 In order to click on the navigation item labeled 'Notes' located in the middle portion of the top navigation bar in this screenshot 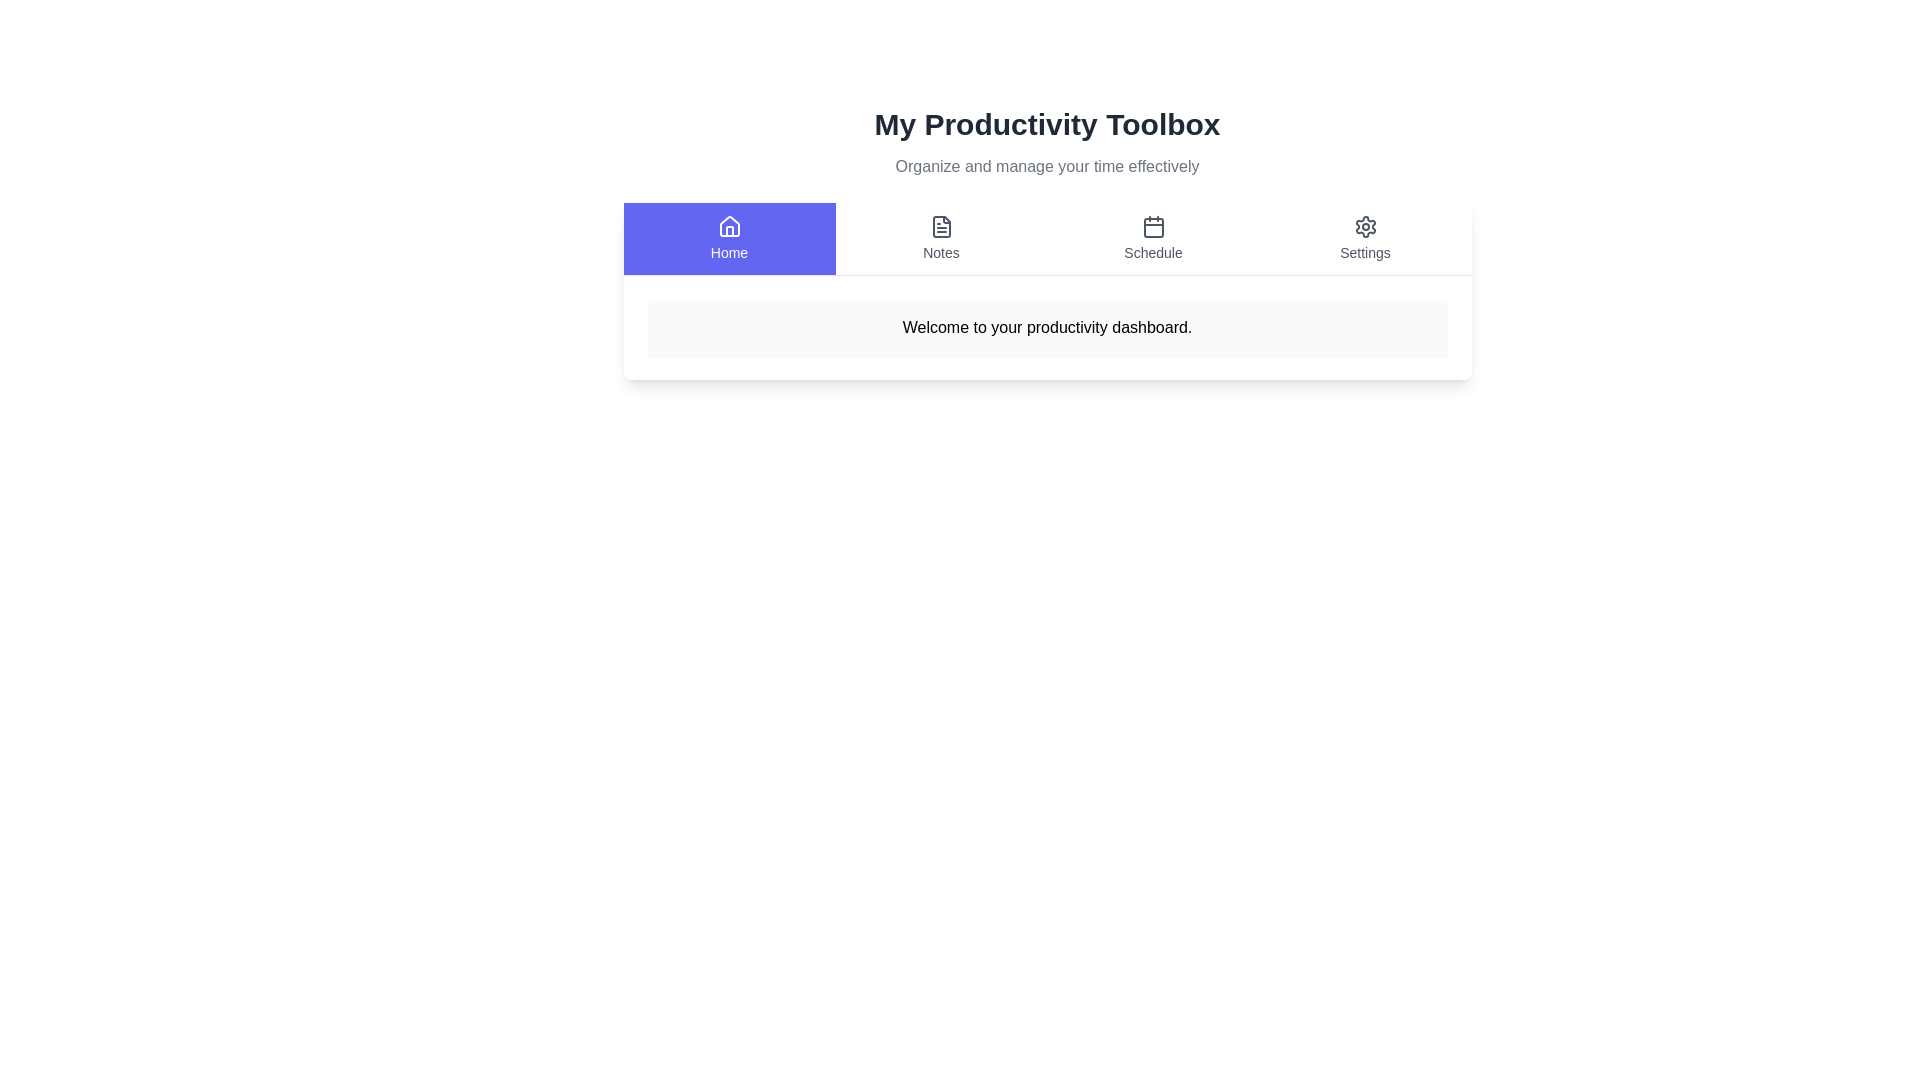, I will do `click(940, 238)`.